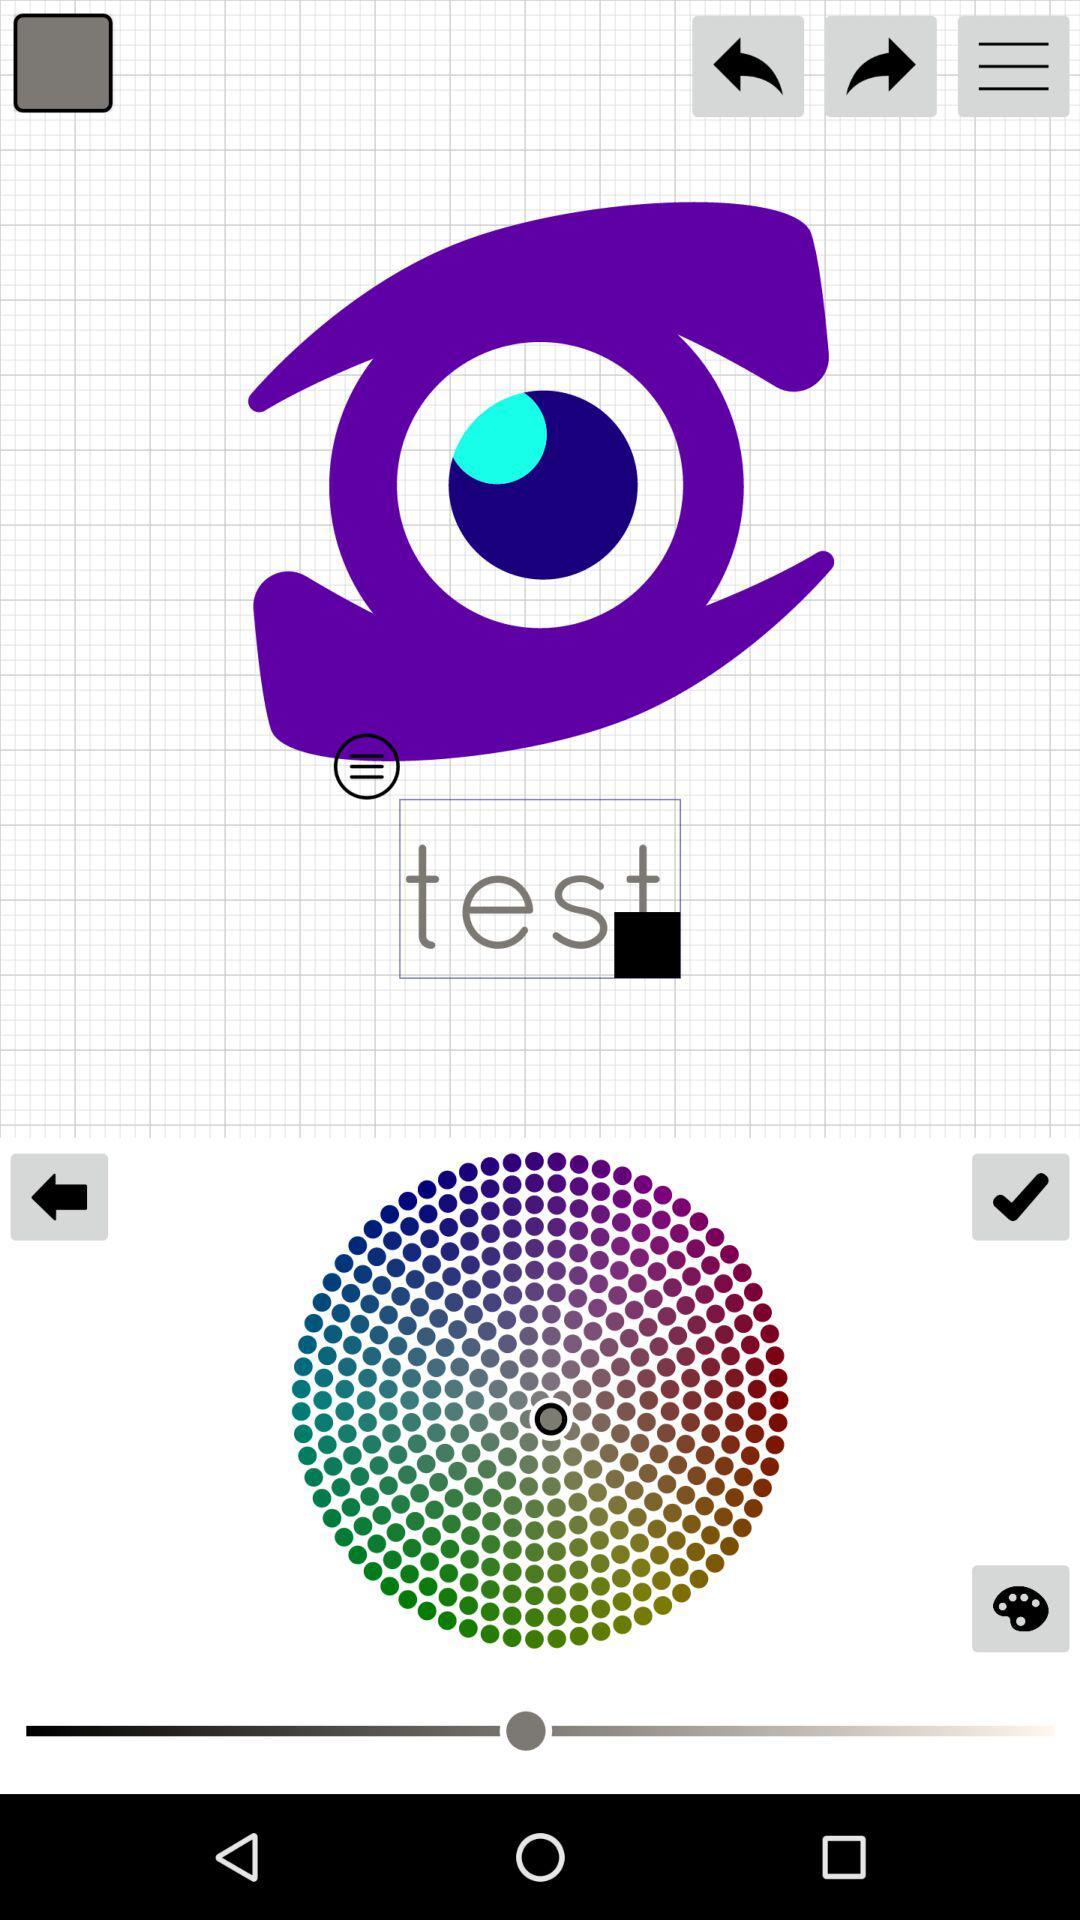 Image resolution: width=1080 pixels, height=1920 pixels. What do you see at coordinates (58, 1196) in the screenshot?
I see `the arrow_backward icon` at bounding box center [58, 1196].